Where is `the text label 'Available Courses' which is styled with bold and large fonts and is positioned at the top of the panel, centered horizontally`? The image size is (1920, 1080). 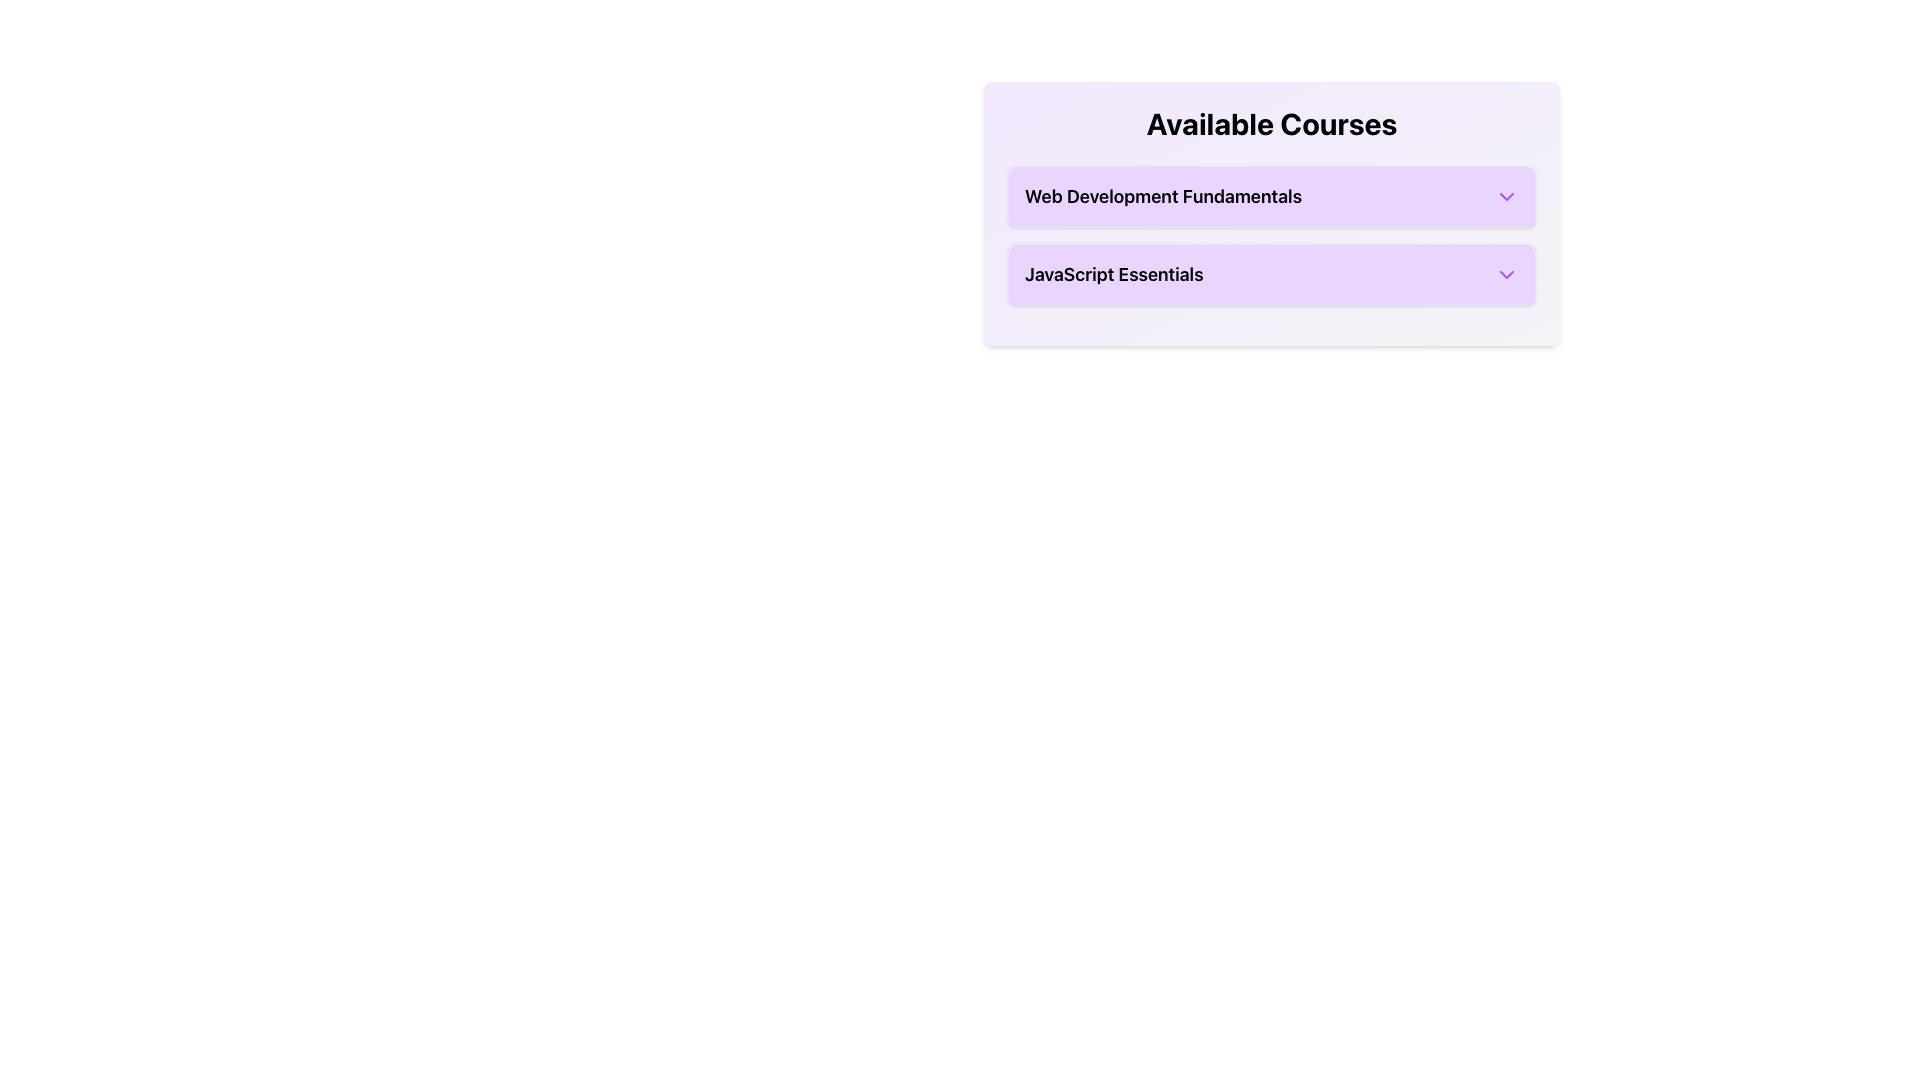 the text label 'Available Courses' which is styled with bold and large fonts and is positioned at the top of the panel, centered horizontally is located at coordinates (1271, 123).